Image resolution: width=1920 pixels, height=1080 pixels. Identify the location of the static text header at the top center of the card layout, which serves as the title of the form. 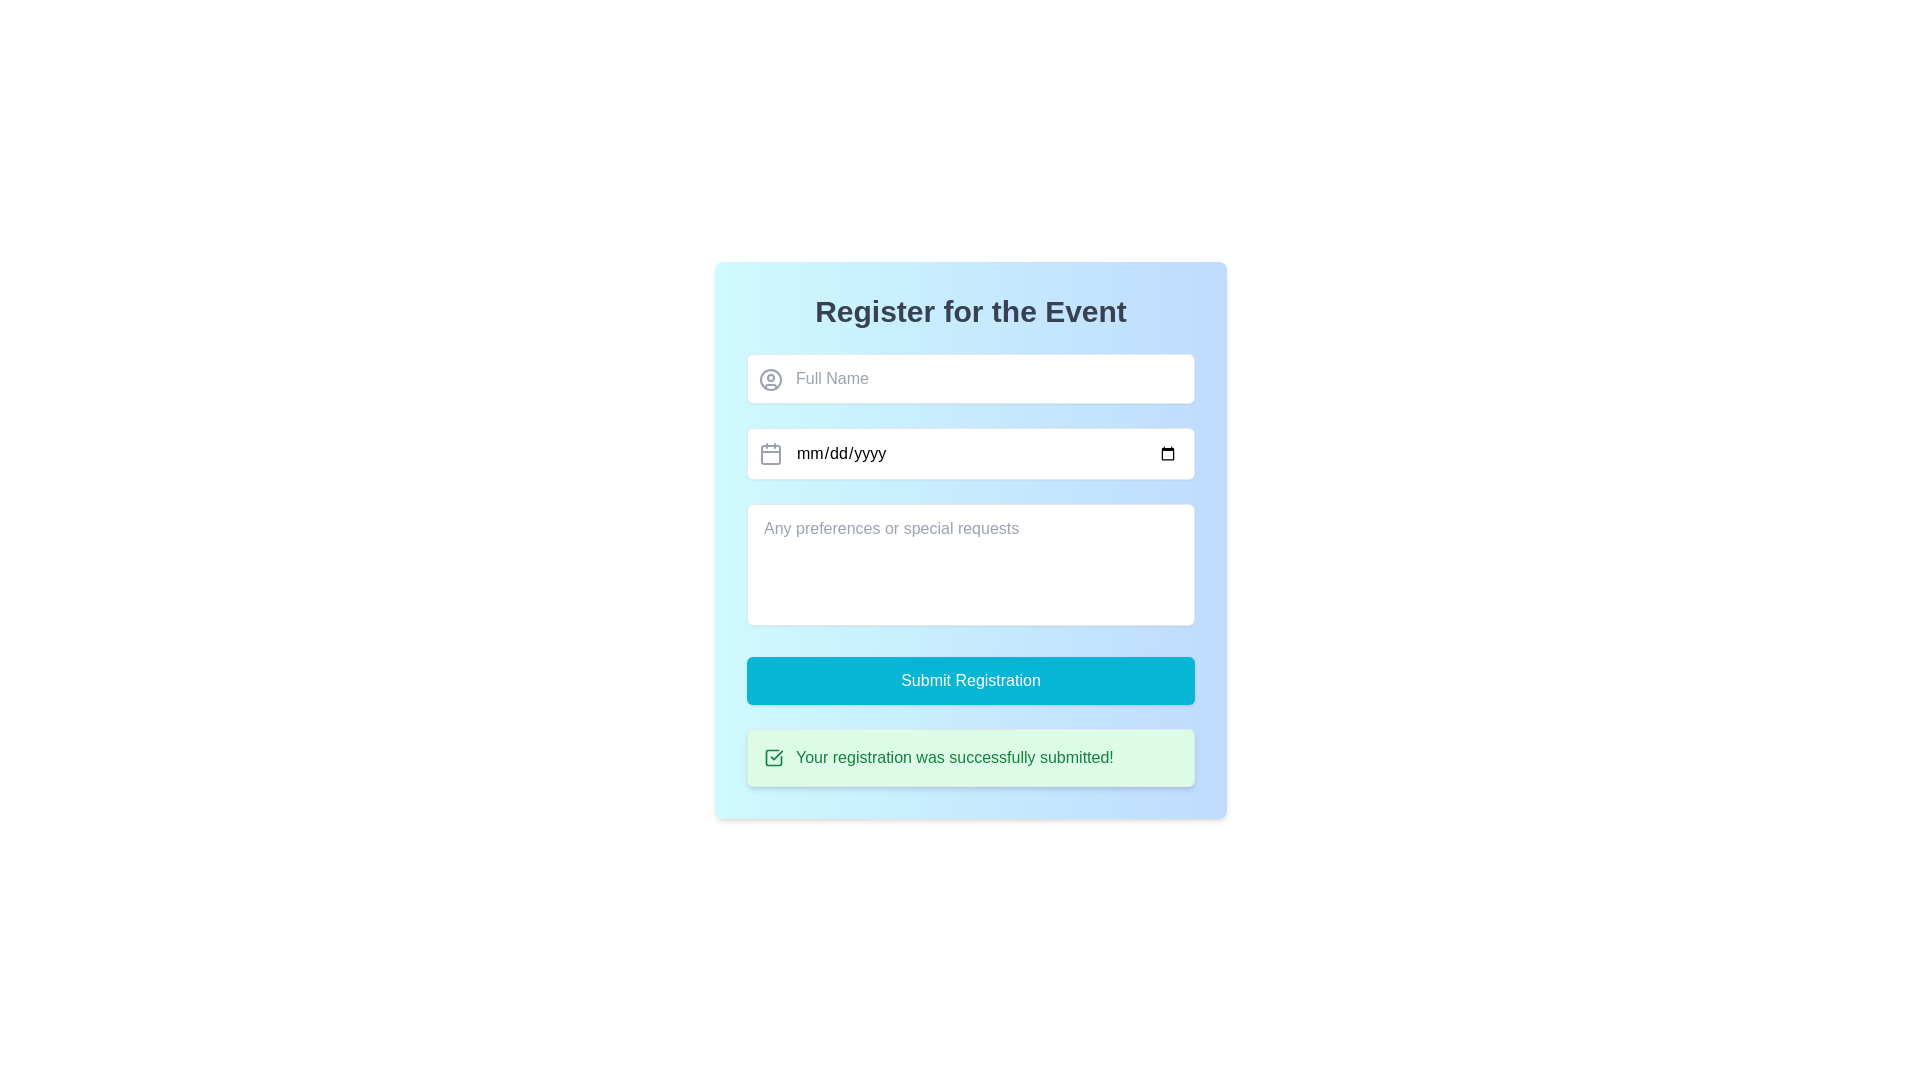
(970, 312).